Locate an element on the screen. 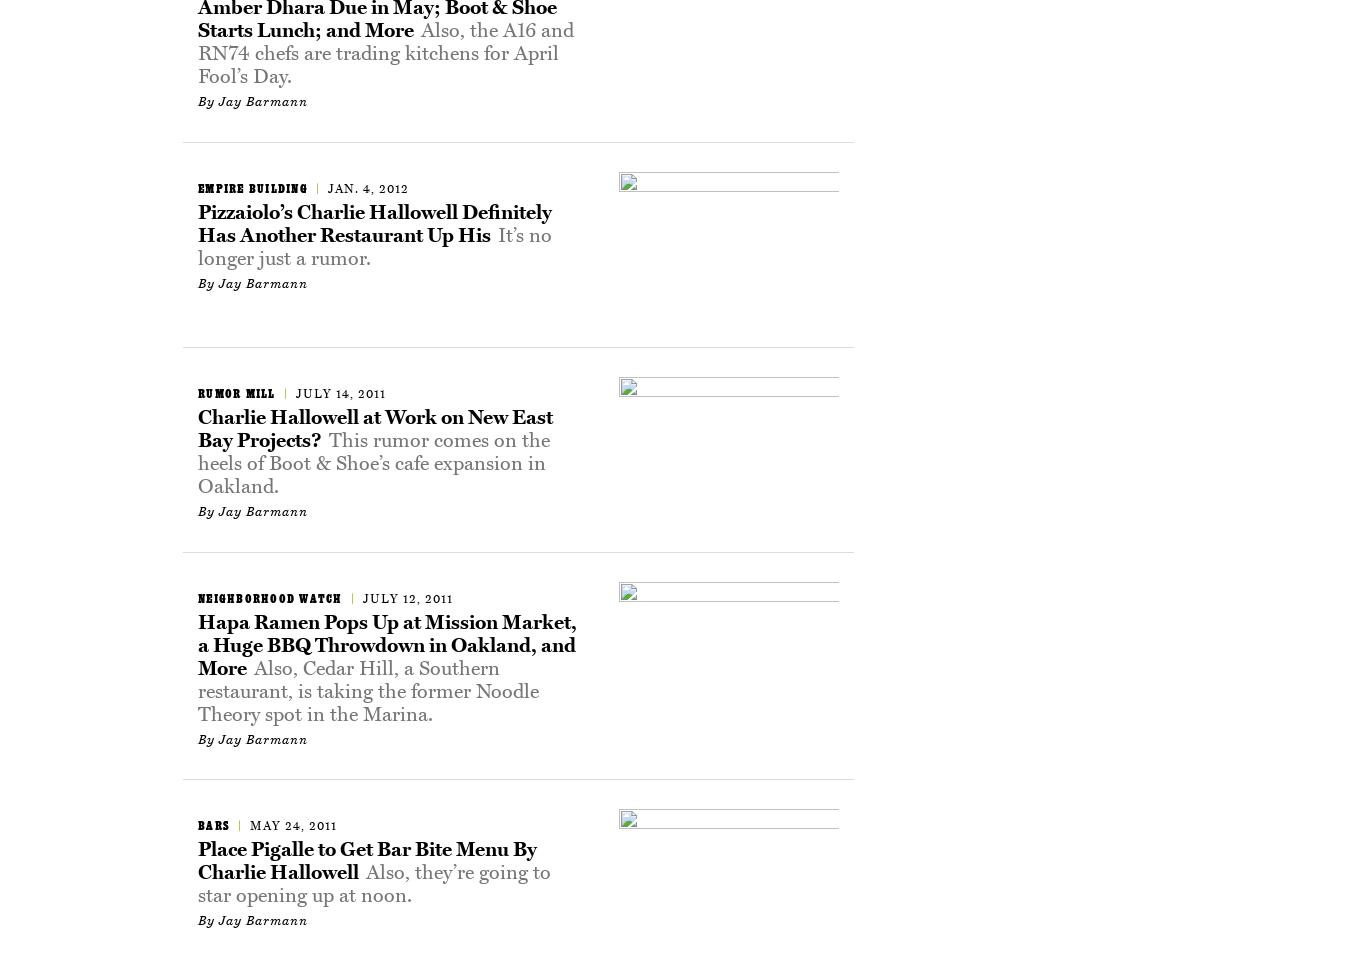 The width and height of the screenshot is (1366, 957). 'May 24, 2011' is located at coordinates (293, 824).